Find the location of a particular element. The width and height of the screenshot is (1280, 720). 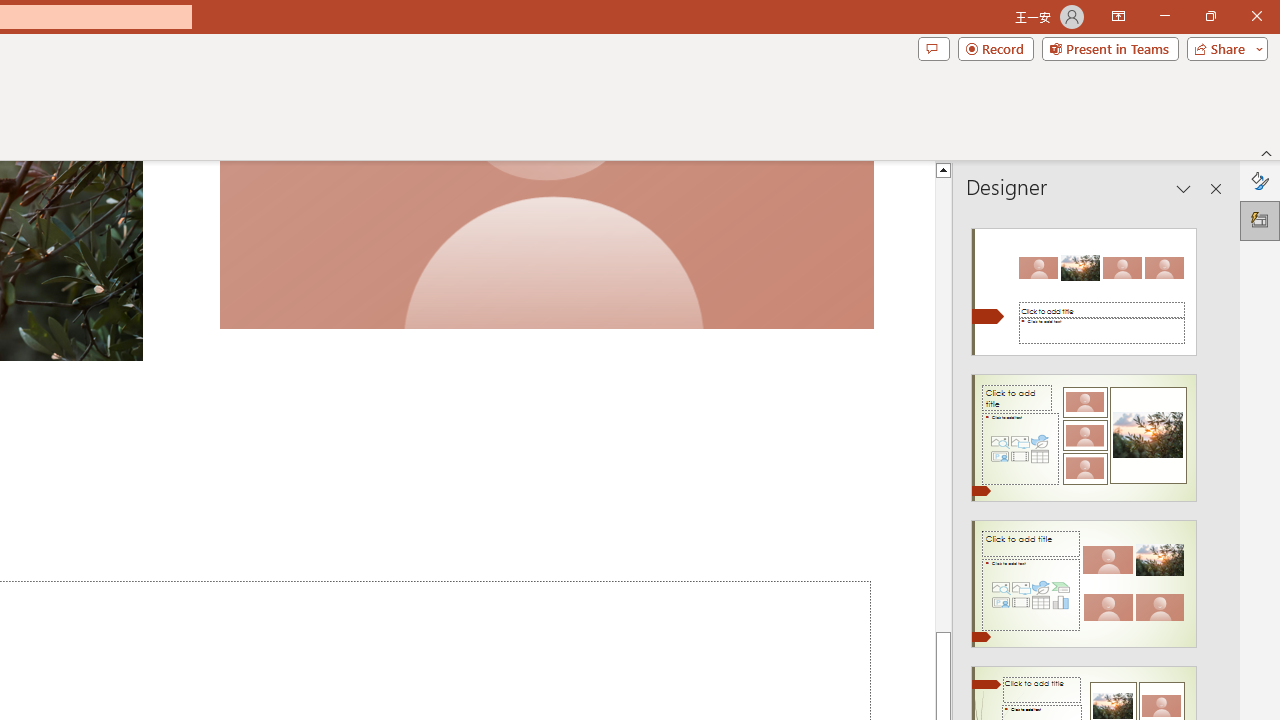

'Format Background' is located at coordinates (1259, 181).